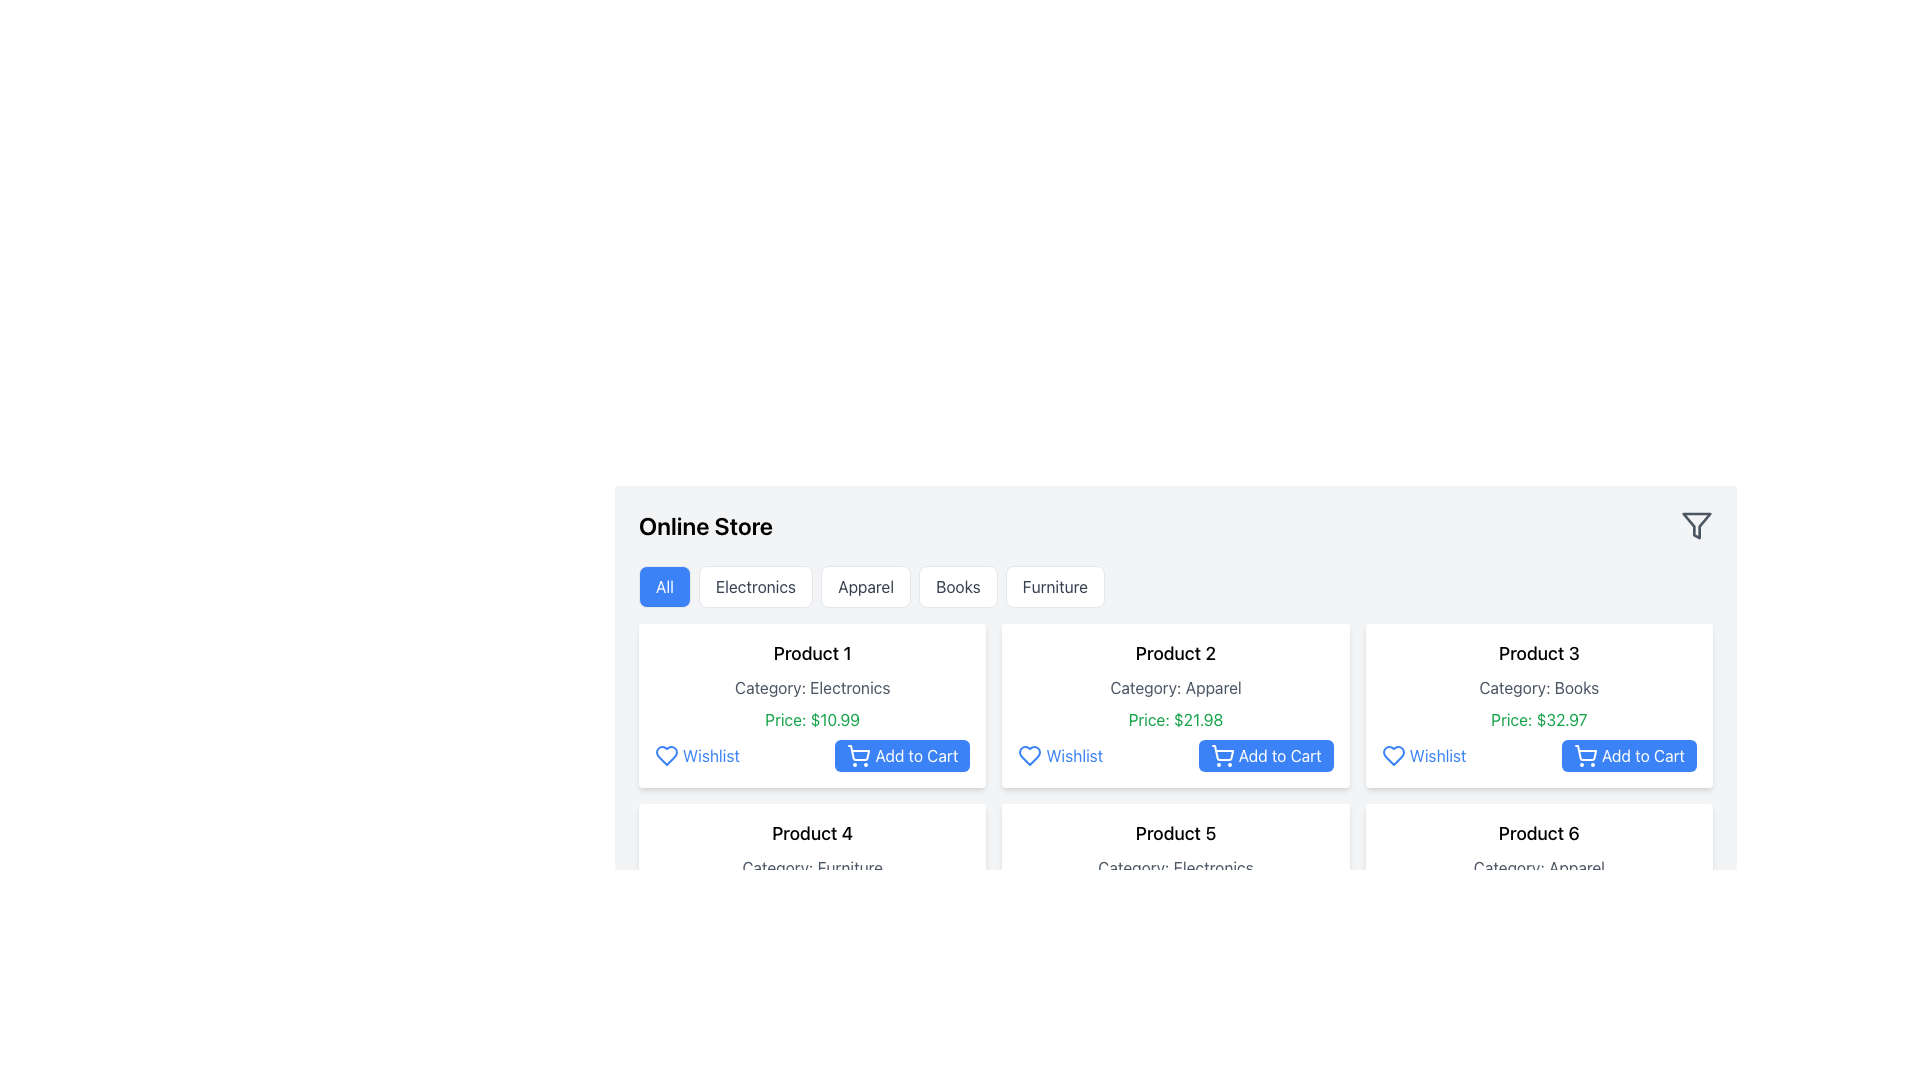  I want to click on the green price information text display located below the category description in the product information card for 'Product 1', so click(812, 720).